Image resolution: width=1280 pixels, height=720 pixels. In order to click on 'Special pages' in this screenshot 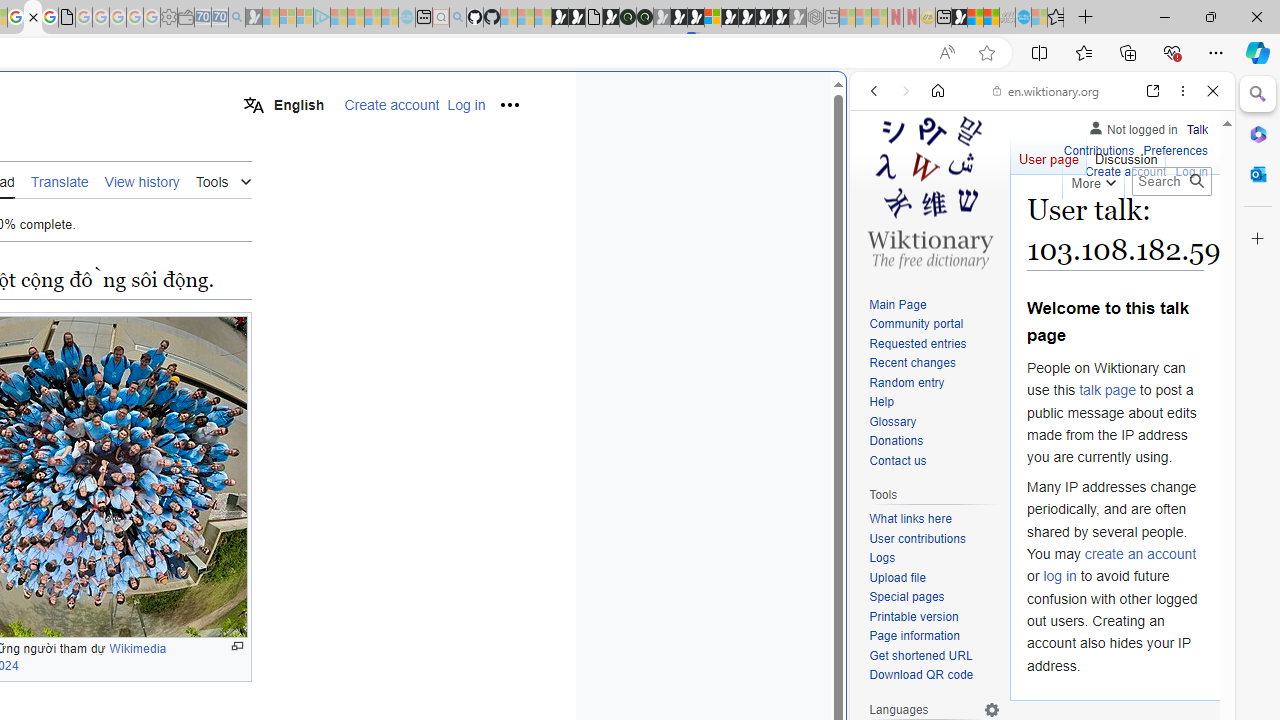, I will do `click(934, 596)`.